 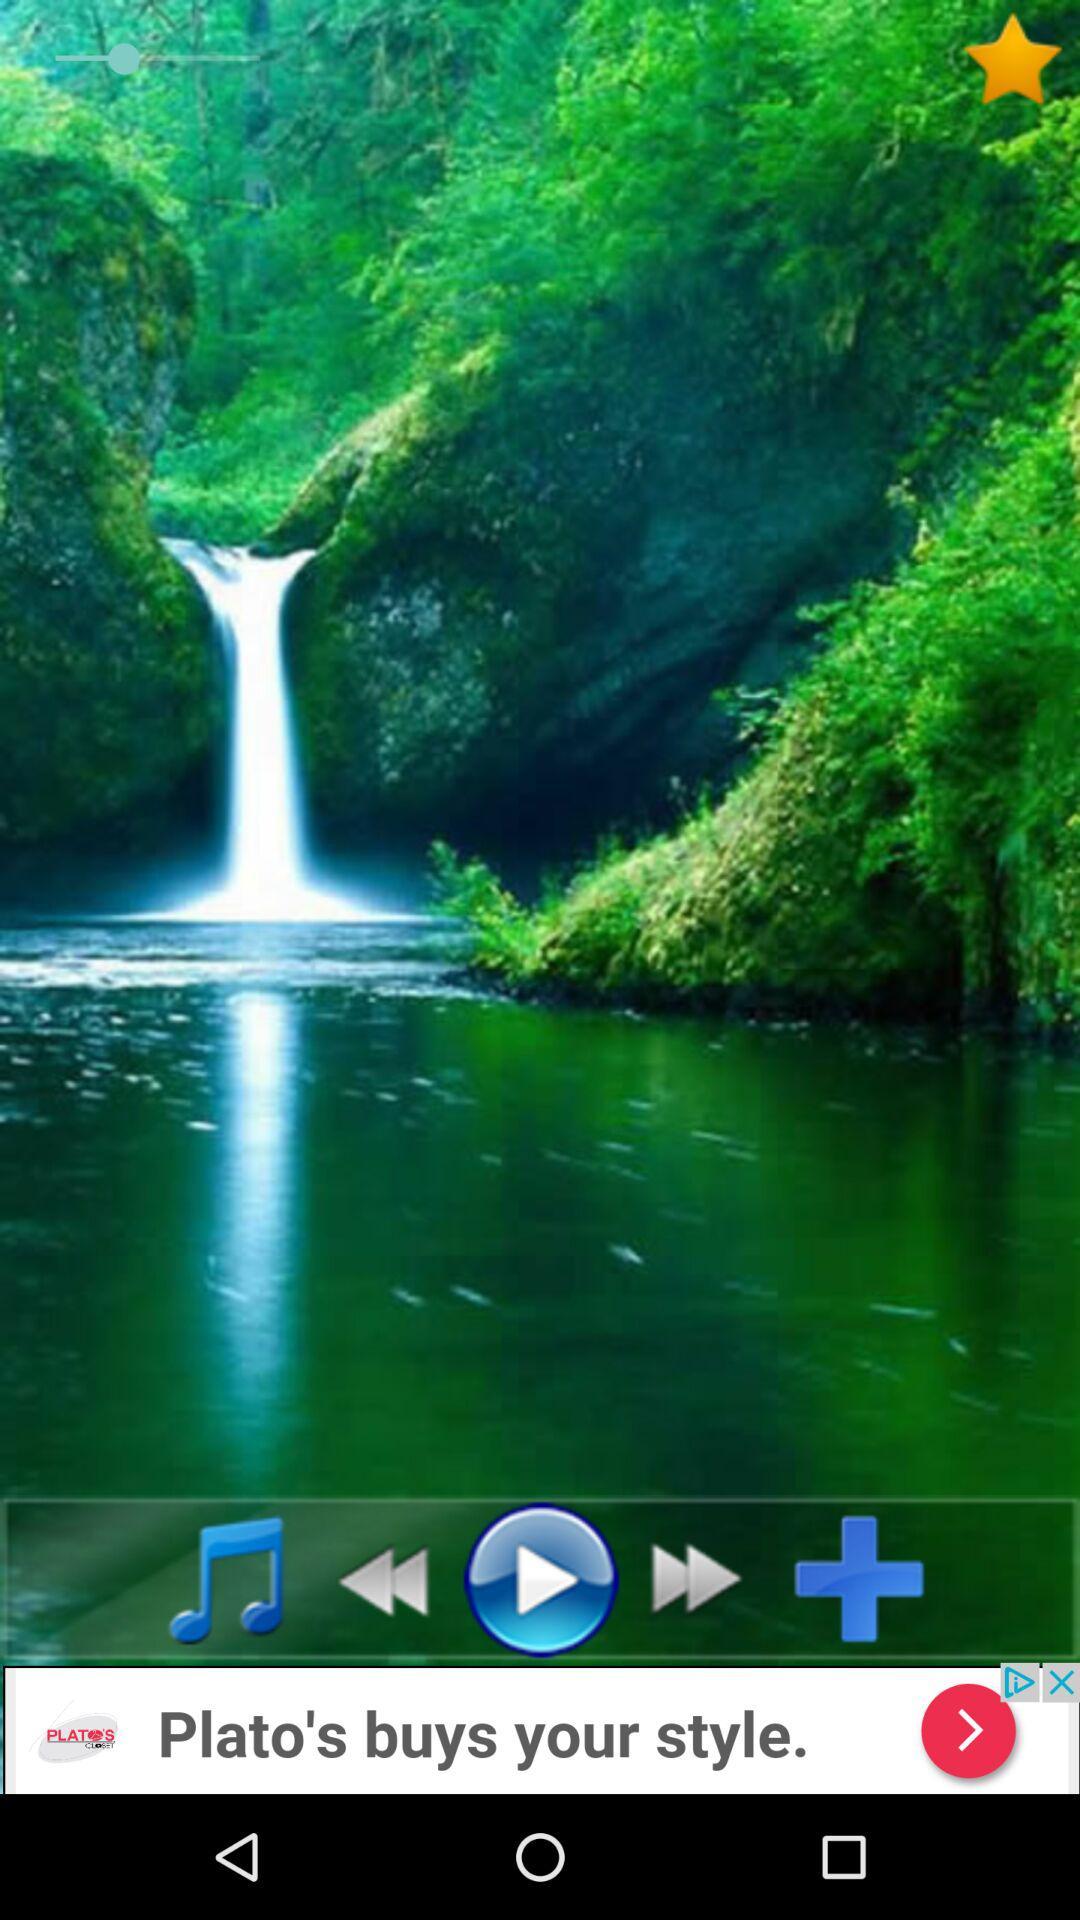 I want to click on rewind, so click(x=371, y=1577).